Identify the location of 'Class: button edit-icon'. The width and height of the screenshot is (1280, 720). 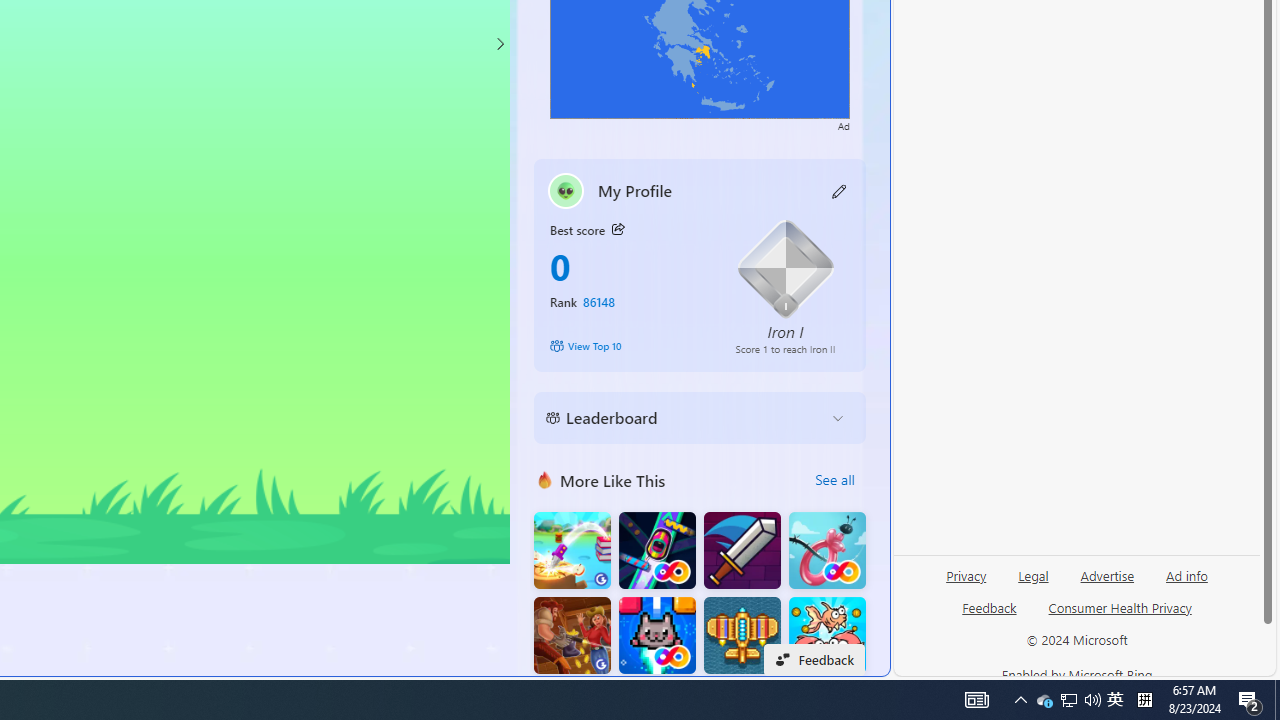
(839, 190).